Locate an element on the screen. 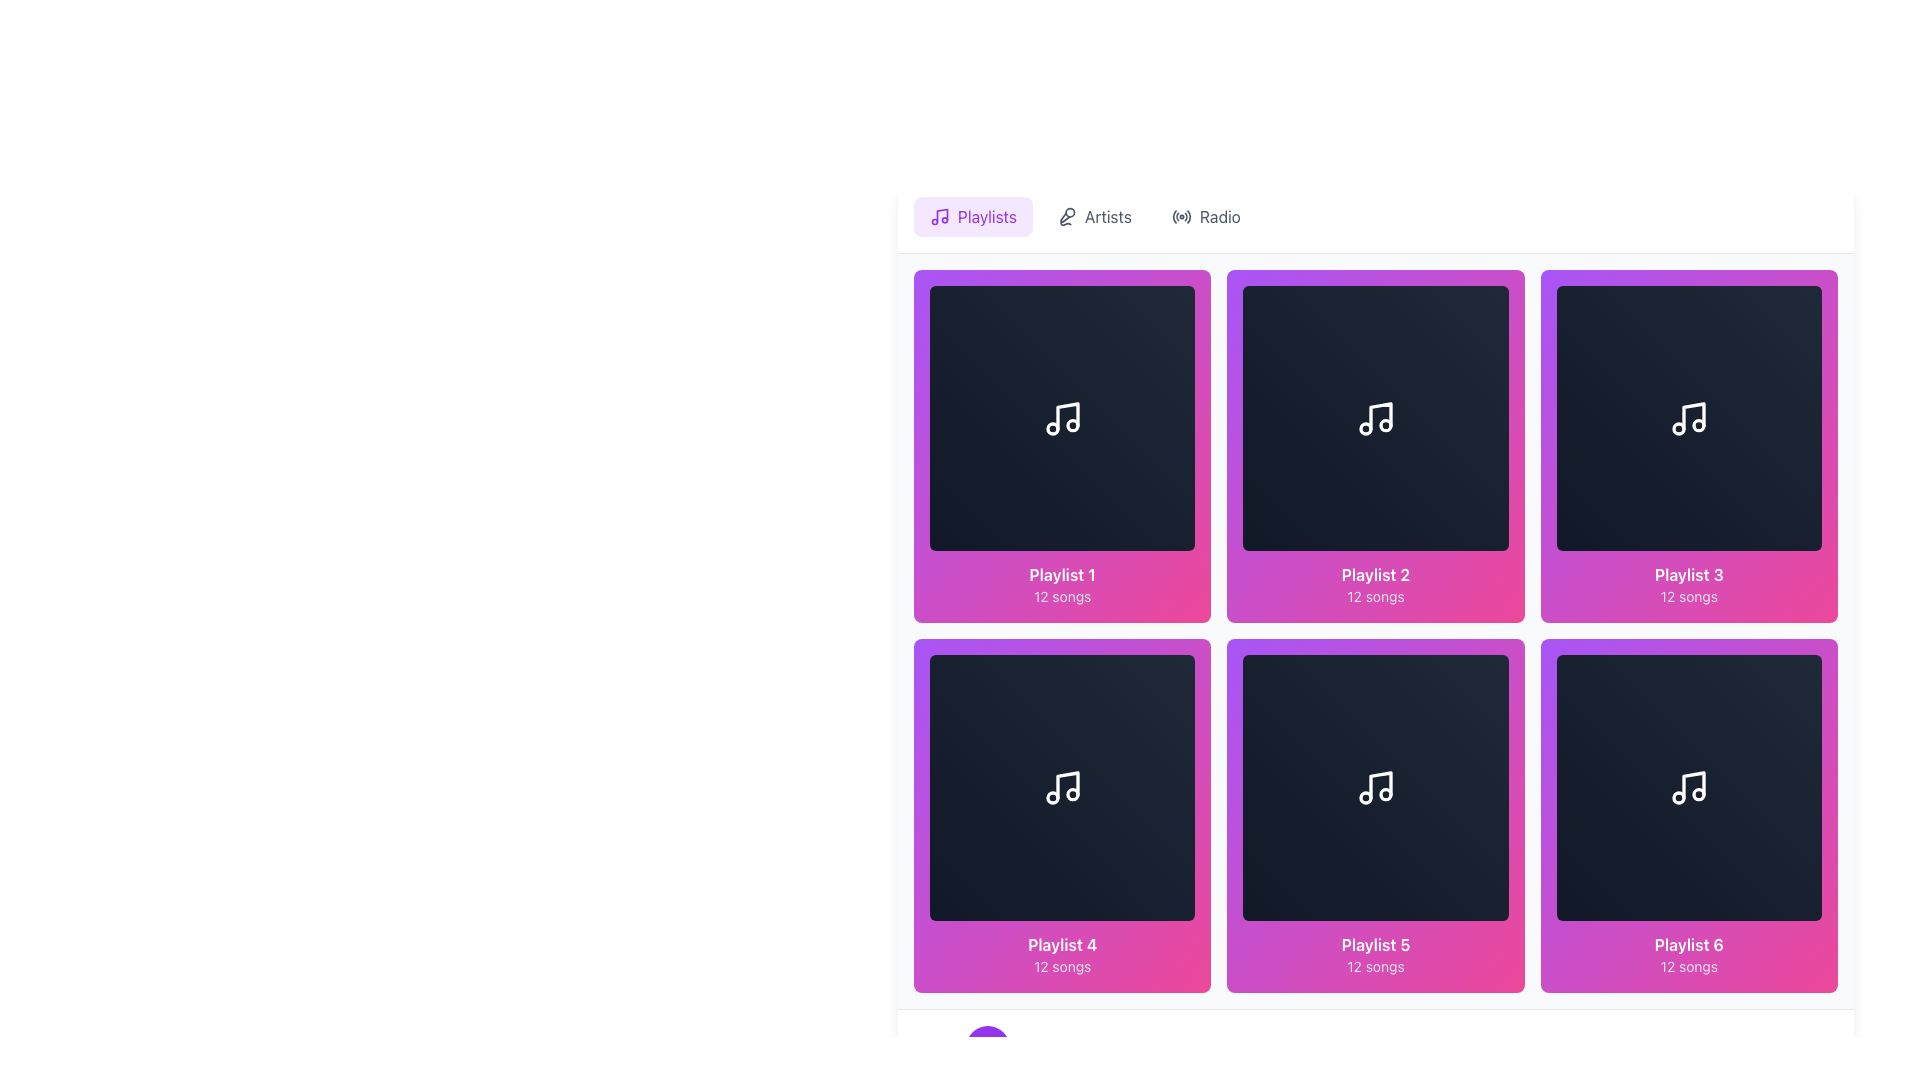  the 'Artists' button, which is a horizontally aligned button featuring a microphone icon and the text 'Artists' in light gray is located at coordinates (1093, 216).